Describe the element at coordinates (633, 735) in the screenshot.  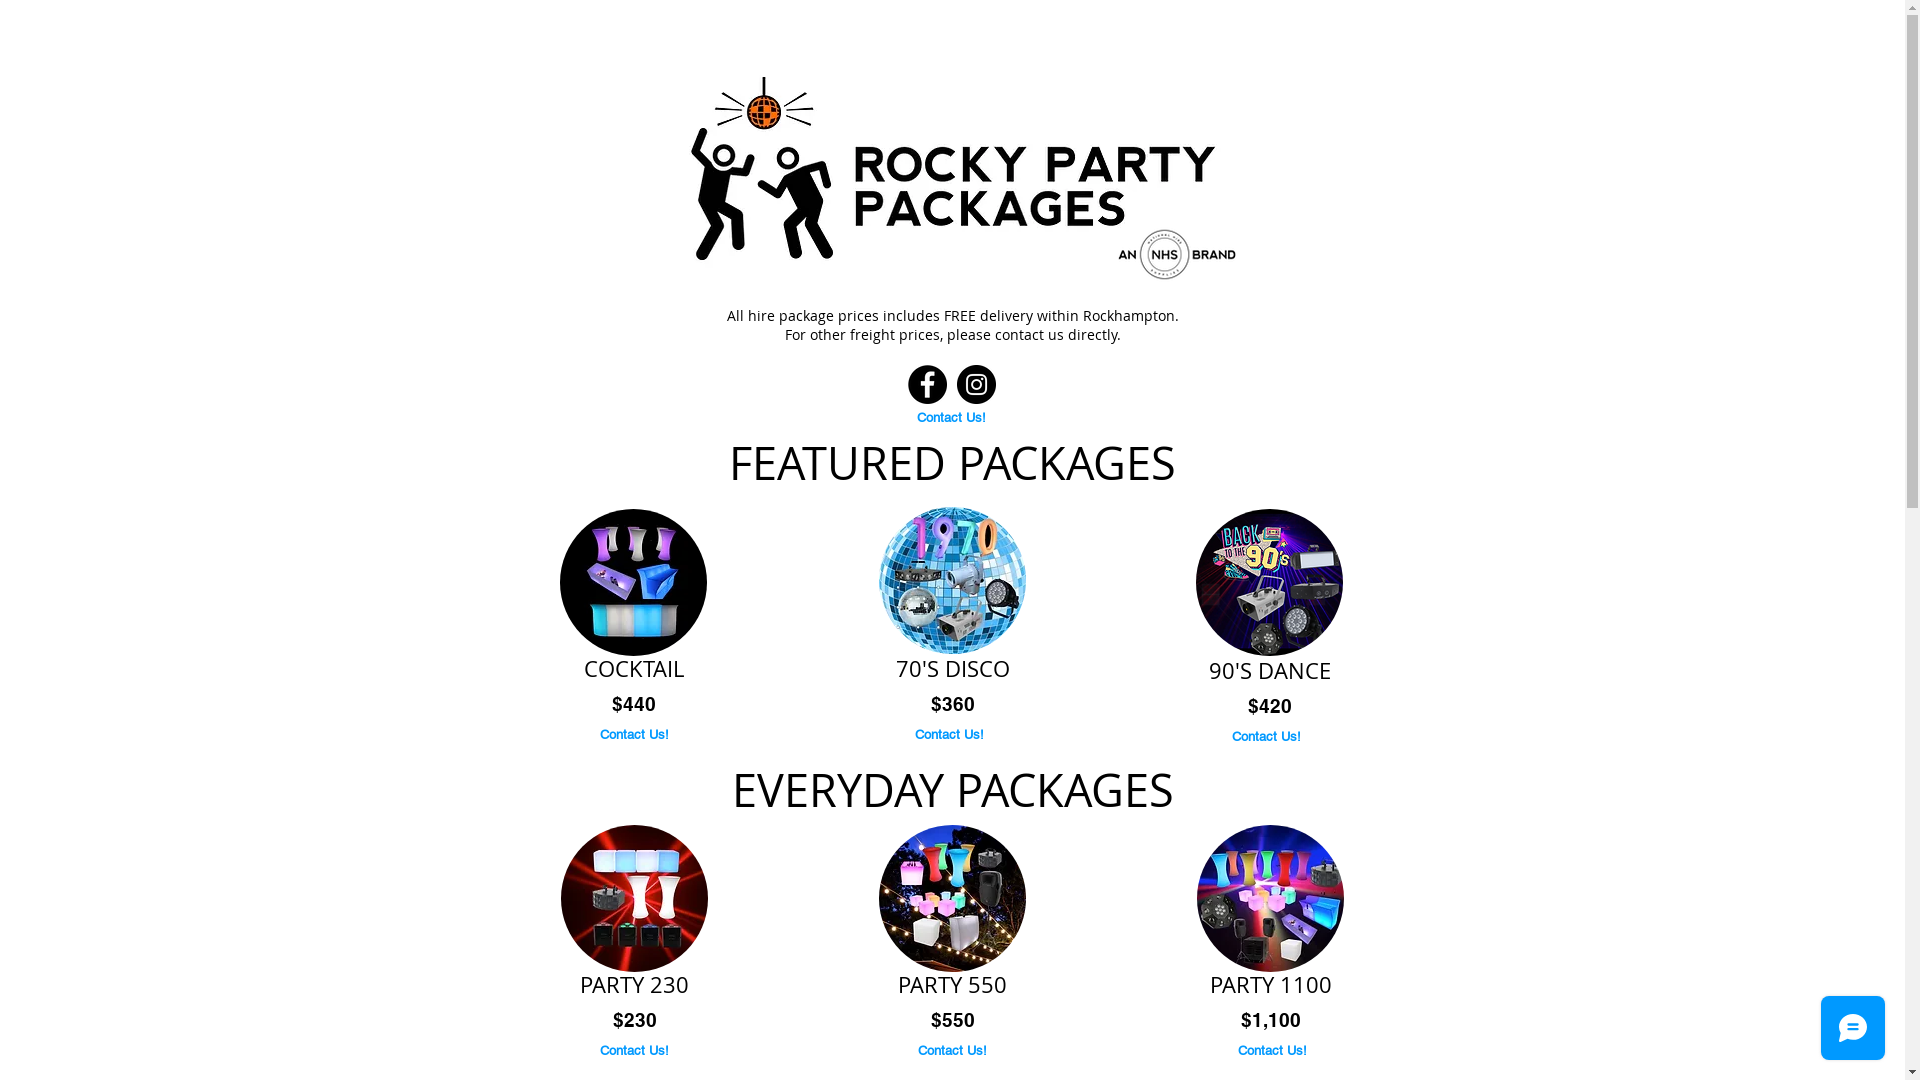
I see `'Contact Us!'` at that location.